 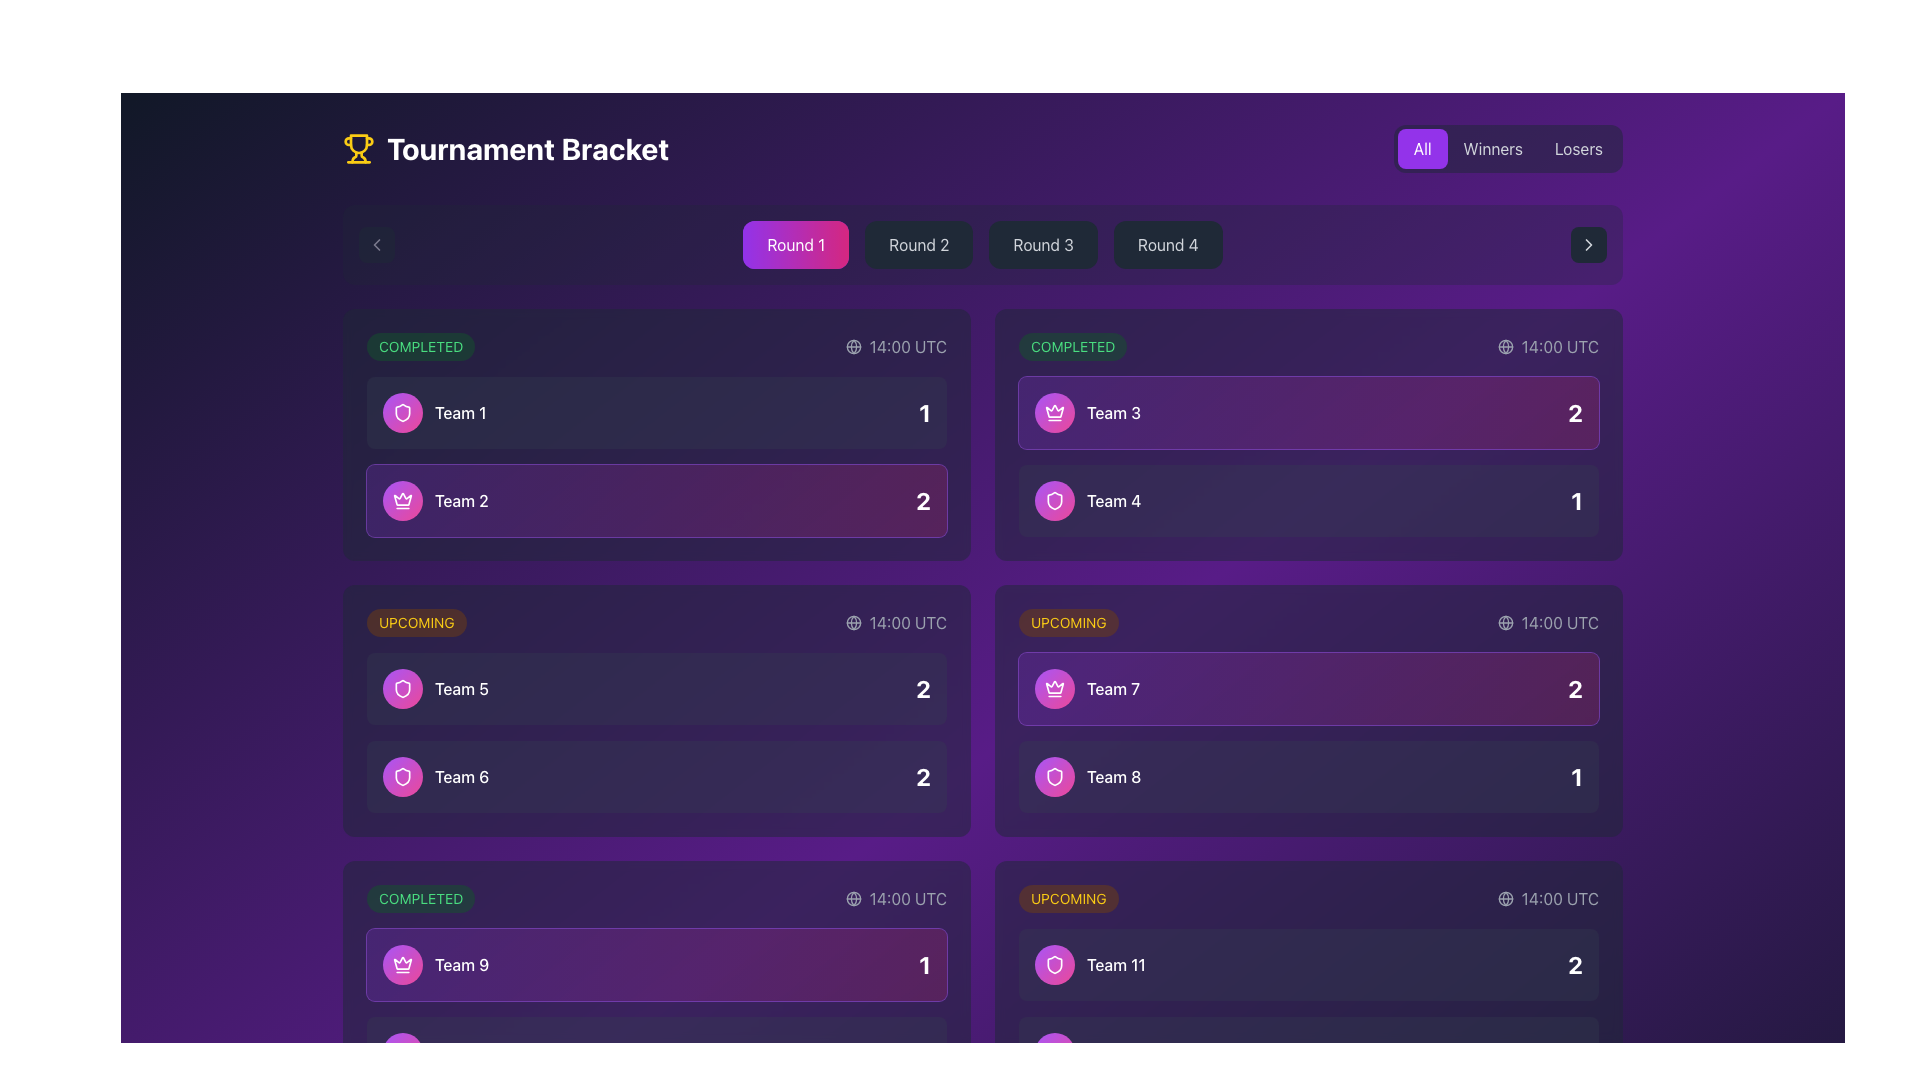 I want to click on the Matchup Information Panel displaying 'Team 3' and 'Team 4' scores, so click(x=1309, y=456).